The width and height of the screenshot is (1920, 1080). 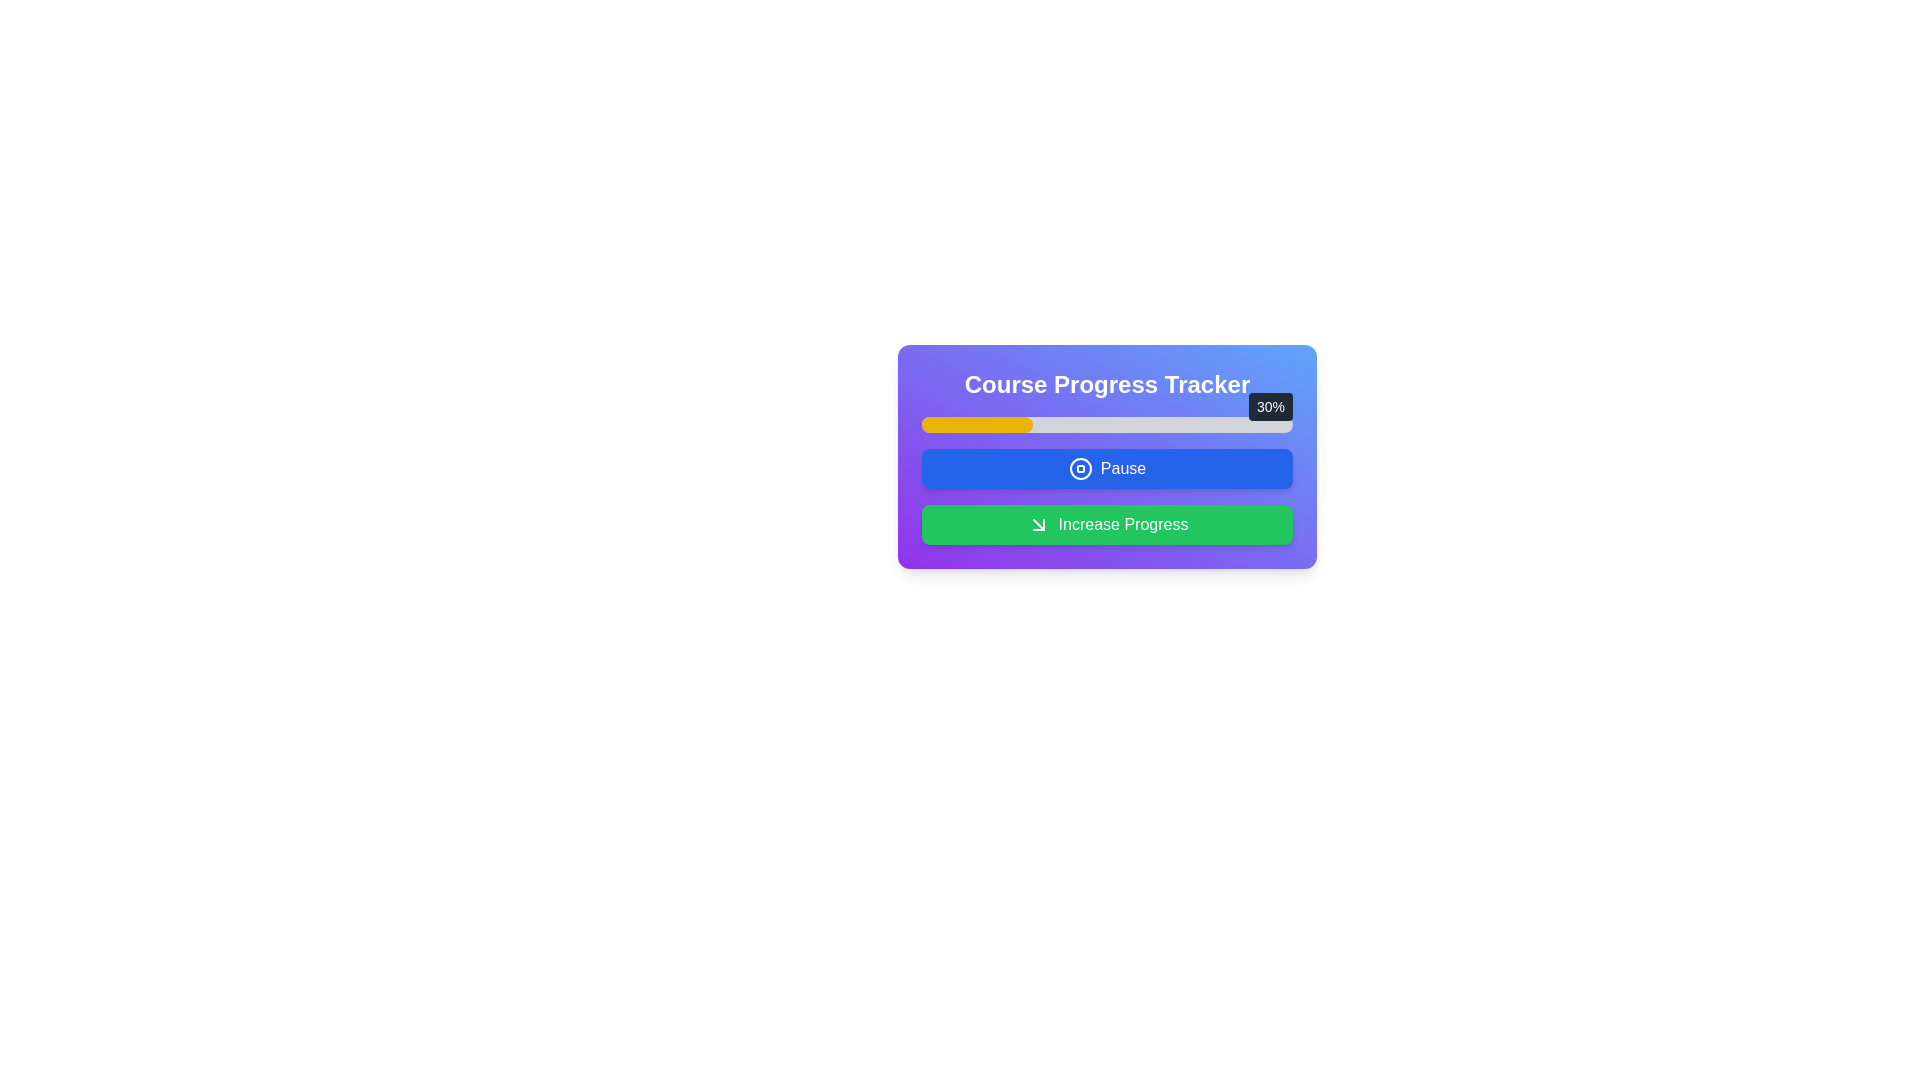 I want to click on the progress bar section indicating 30% progress, located at the top of the interface, to visually communicate the current progress level, so click(x=977, y=423).